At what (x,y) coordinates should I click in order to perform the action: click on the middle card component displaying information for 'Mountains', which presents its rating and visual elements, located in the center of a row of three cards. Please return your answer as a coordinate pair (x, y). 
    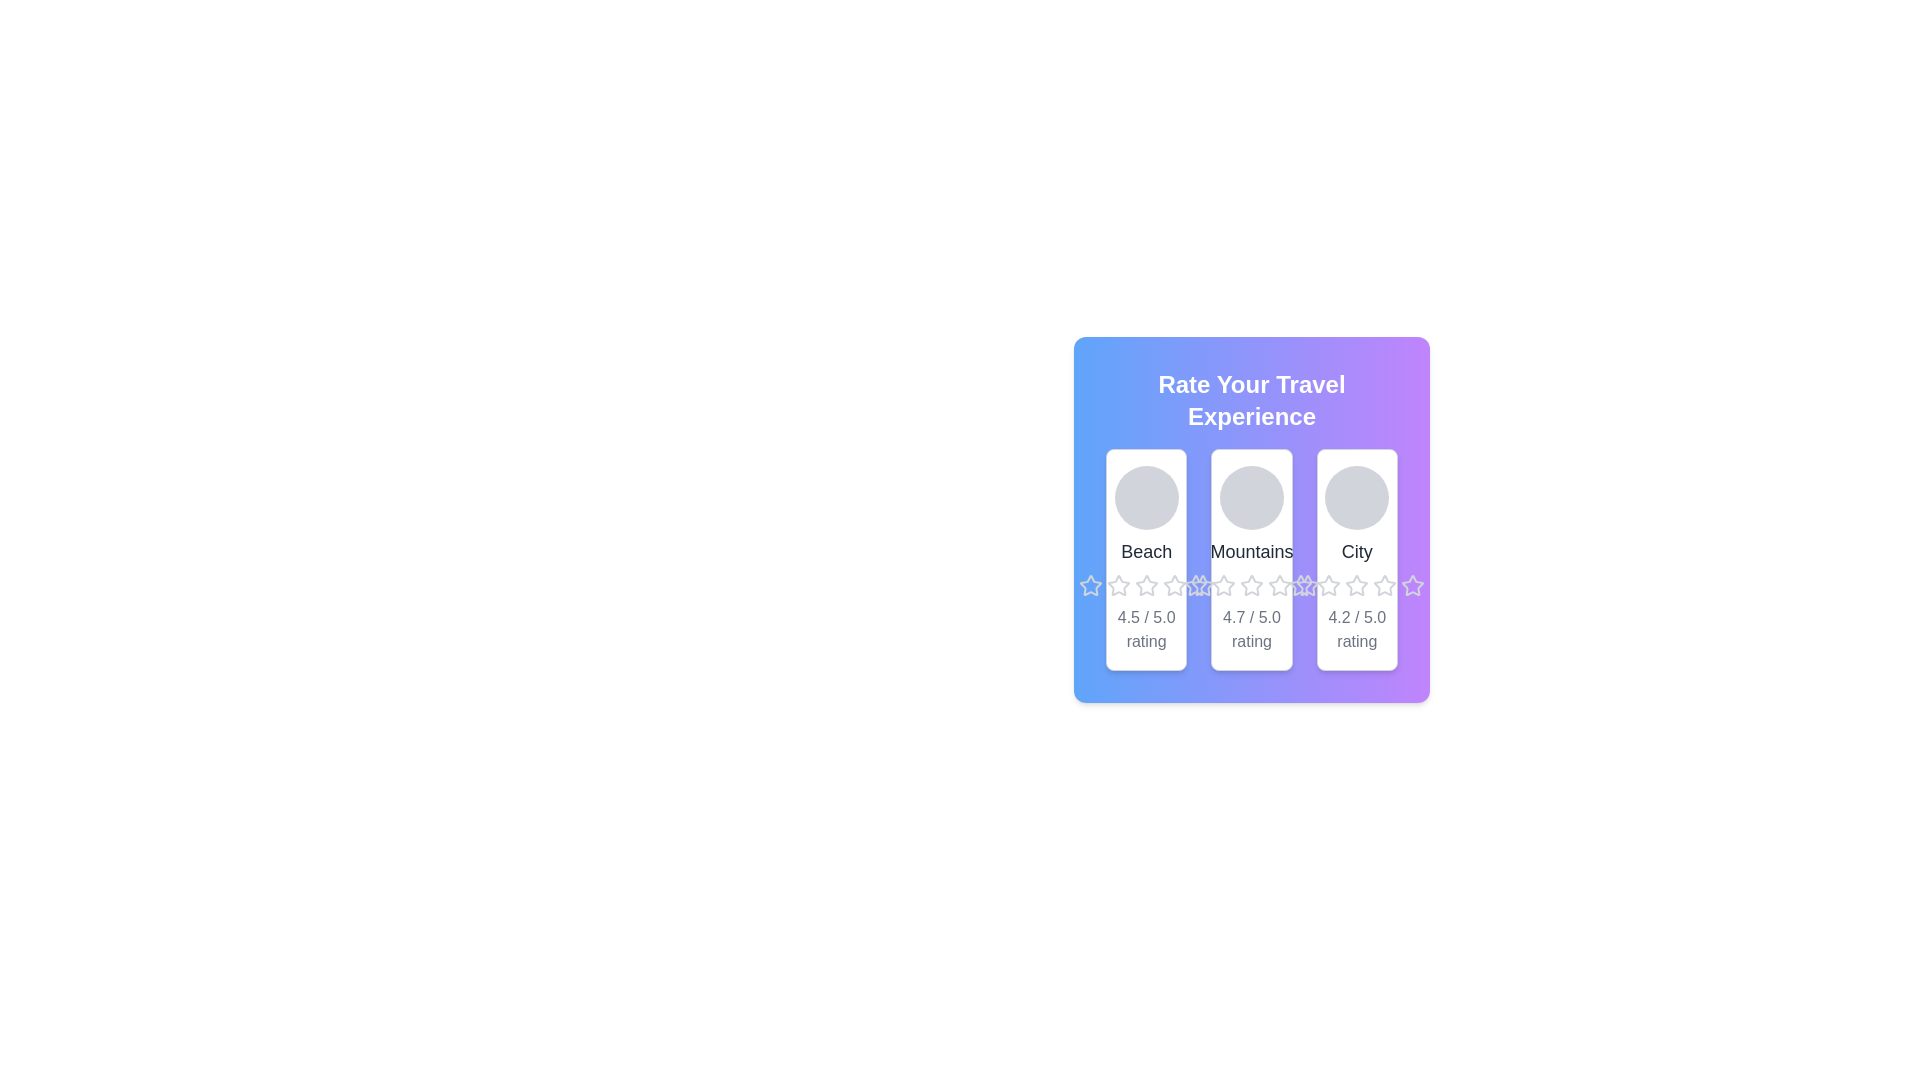
    Looking at the image, I should click on (1251, 559).